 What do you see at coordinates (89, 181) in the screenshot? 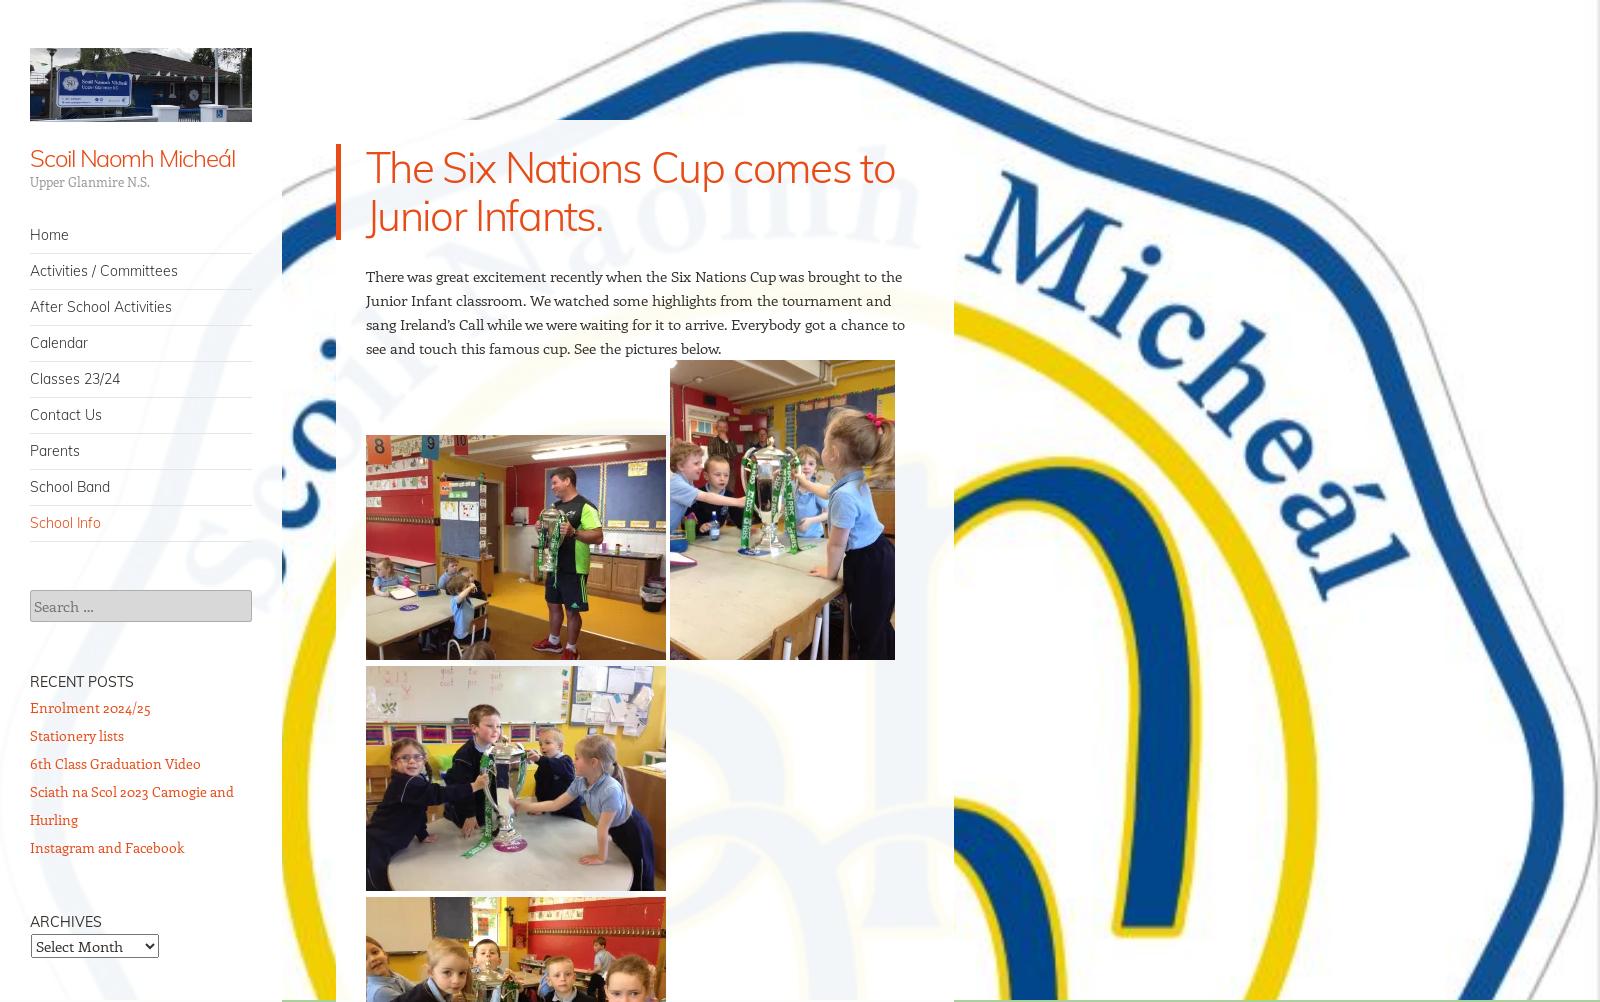
I see `'Upper Glanmire N.S.'` at bounding box center [89, 181].